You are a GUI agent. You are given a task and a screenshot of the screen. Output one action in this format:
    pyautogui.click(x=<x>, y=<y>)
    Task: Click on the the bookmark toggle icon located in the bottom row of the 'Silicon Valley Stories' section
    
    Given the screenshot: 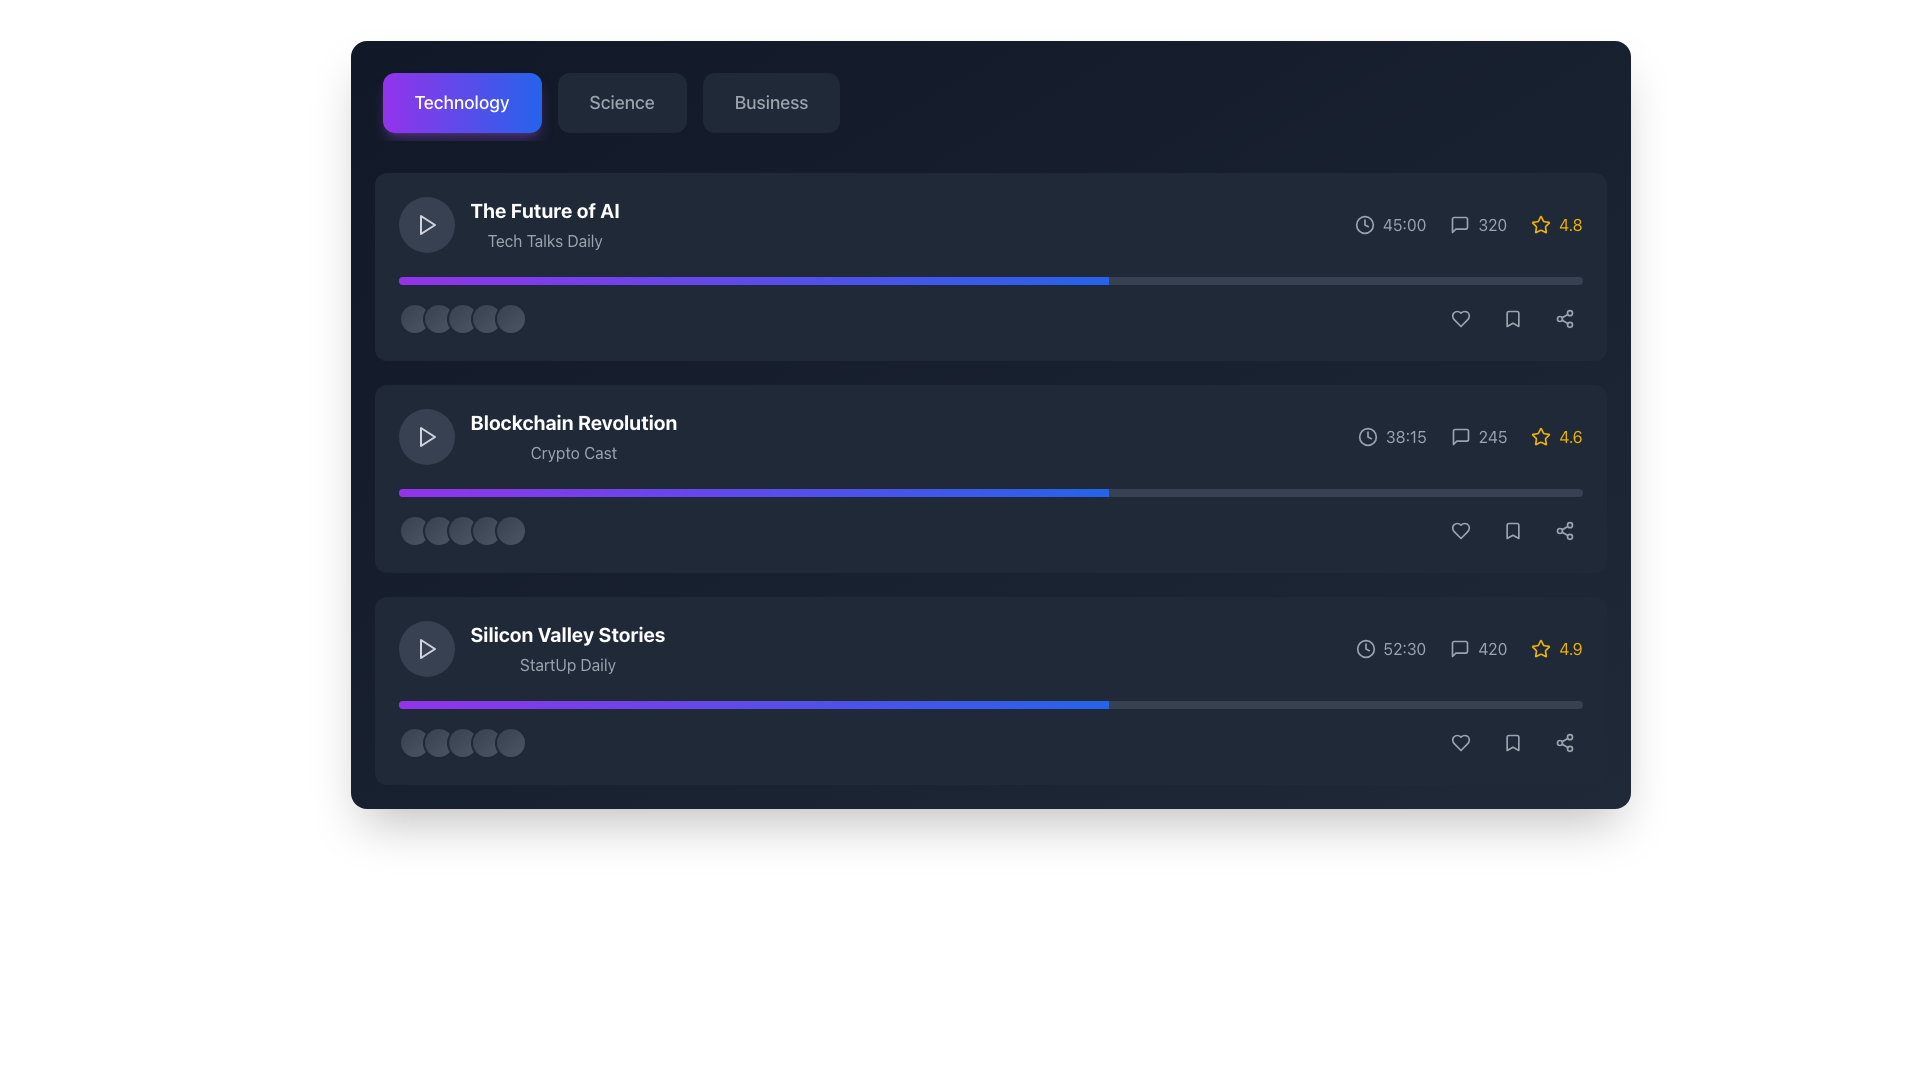 What is the action you would take?
    pyautogui.click(x=1512, y=530)
    